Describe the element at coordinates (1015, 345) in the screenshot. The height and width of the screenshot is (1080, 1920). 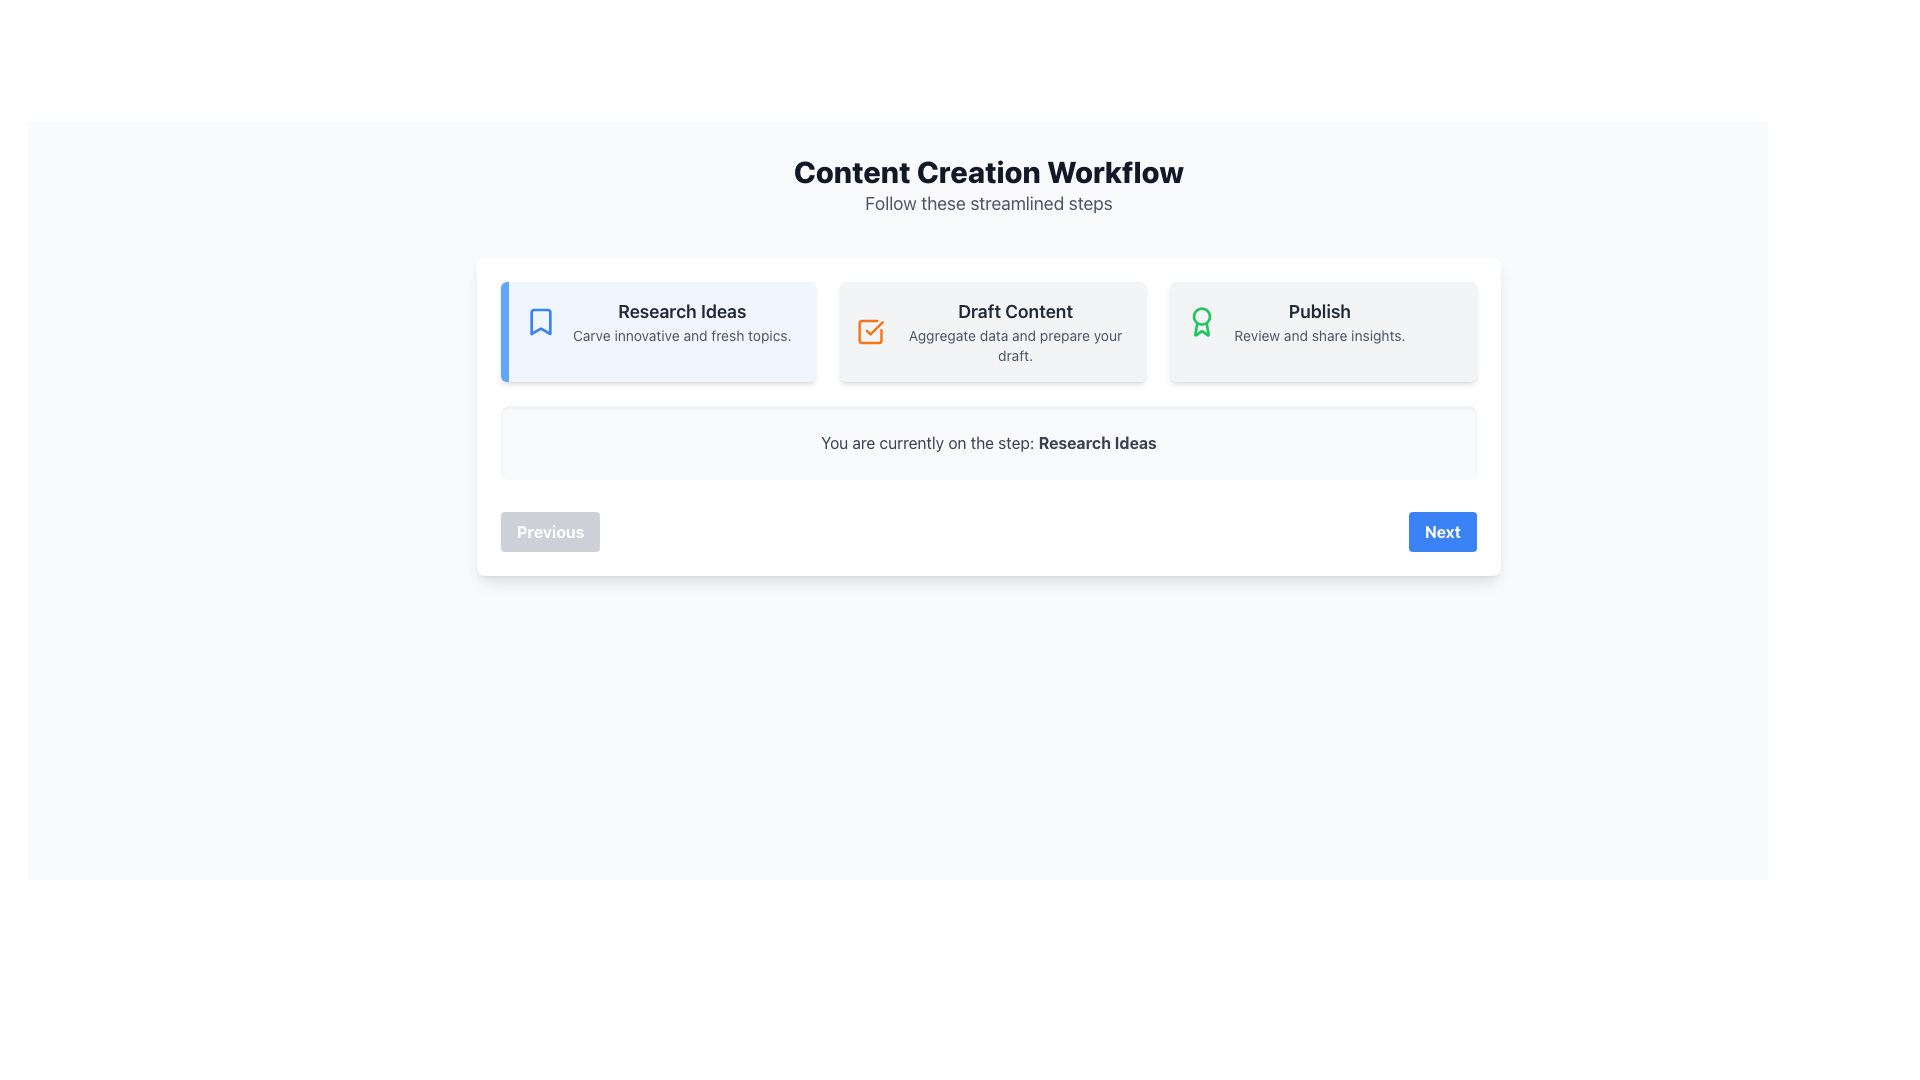
I see `Text Label located under the 'Draft Content' title, which provides additional context for the workflow step` at that location.